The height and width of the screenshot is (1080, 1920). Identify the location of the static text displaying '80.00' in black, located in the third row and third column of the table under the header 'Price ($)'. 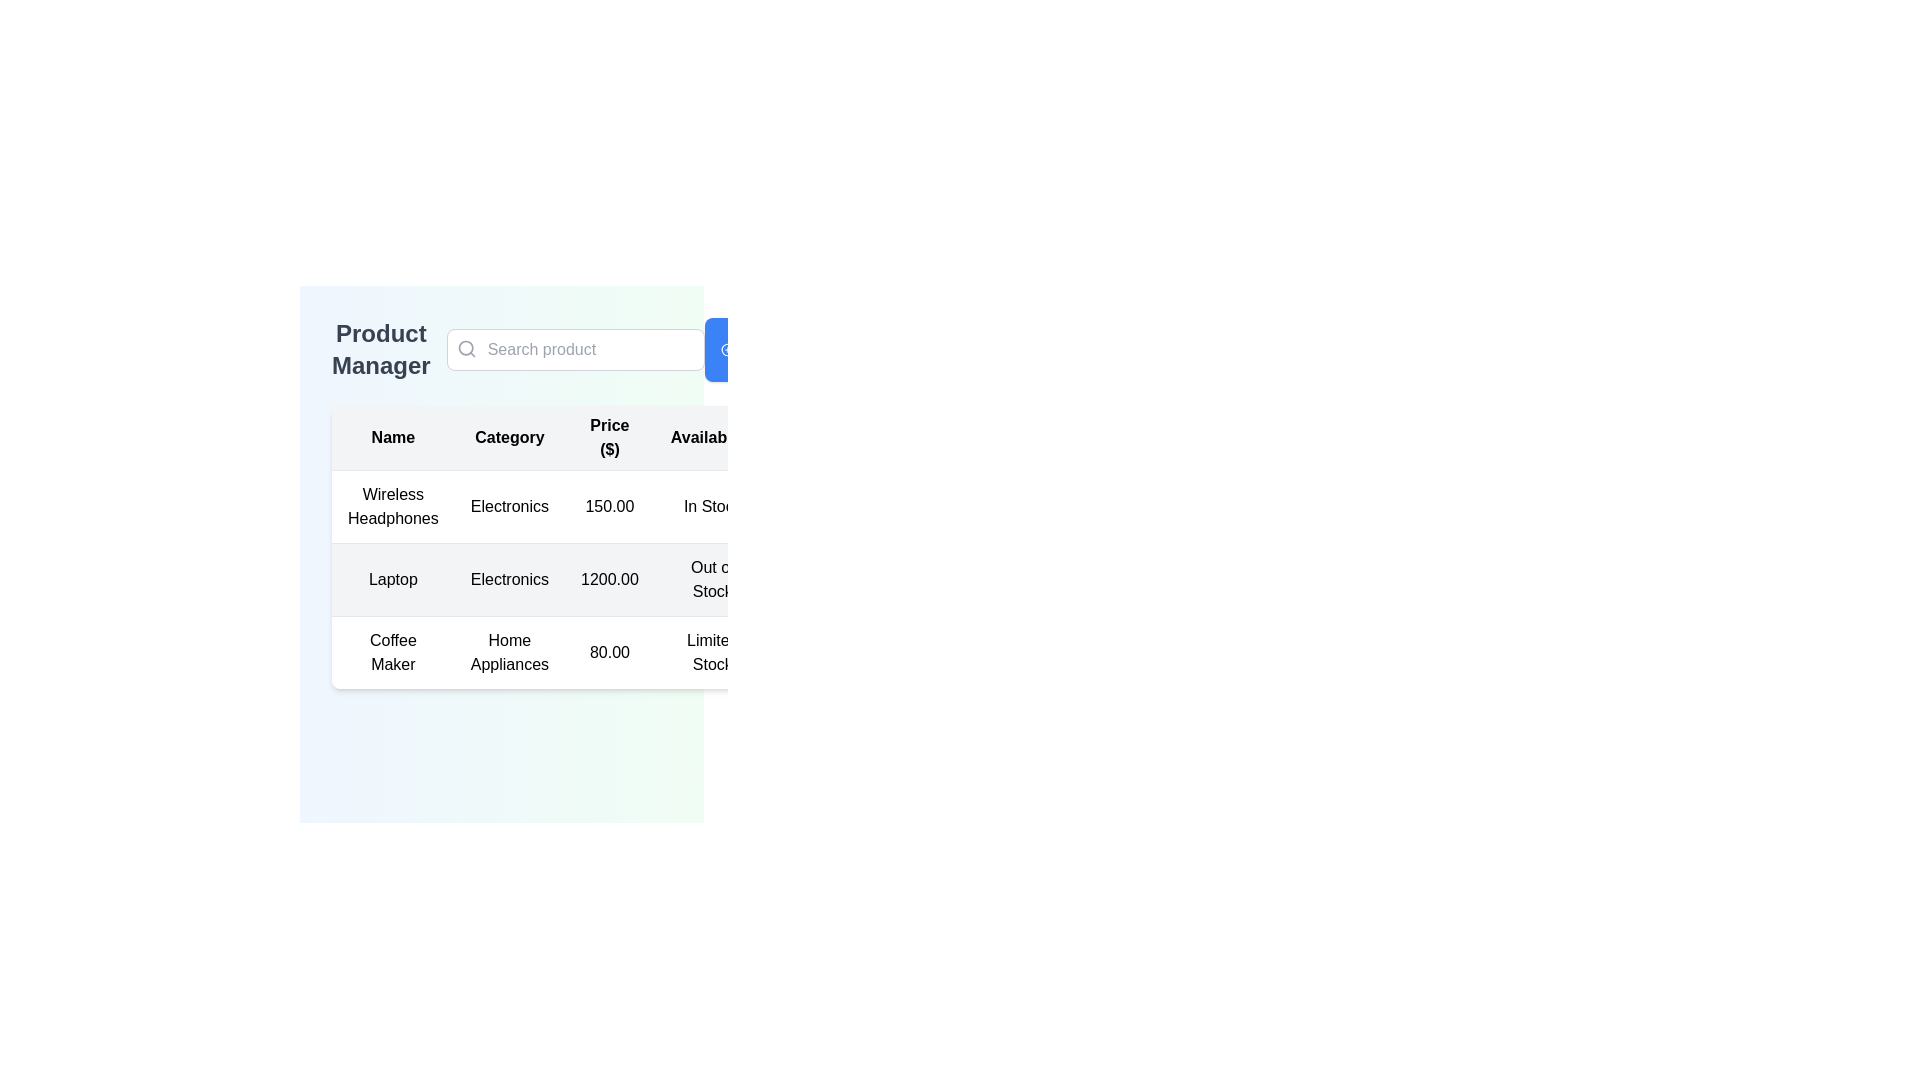
(608, 652).